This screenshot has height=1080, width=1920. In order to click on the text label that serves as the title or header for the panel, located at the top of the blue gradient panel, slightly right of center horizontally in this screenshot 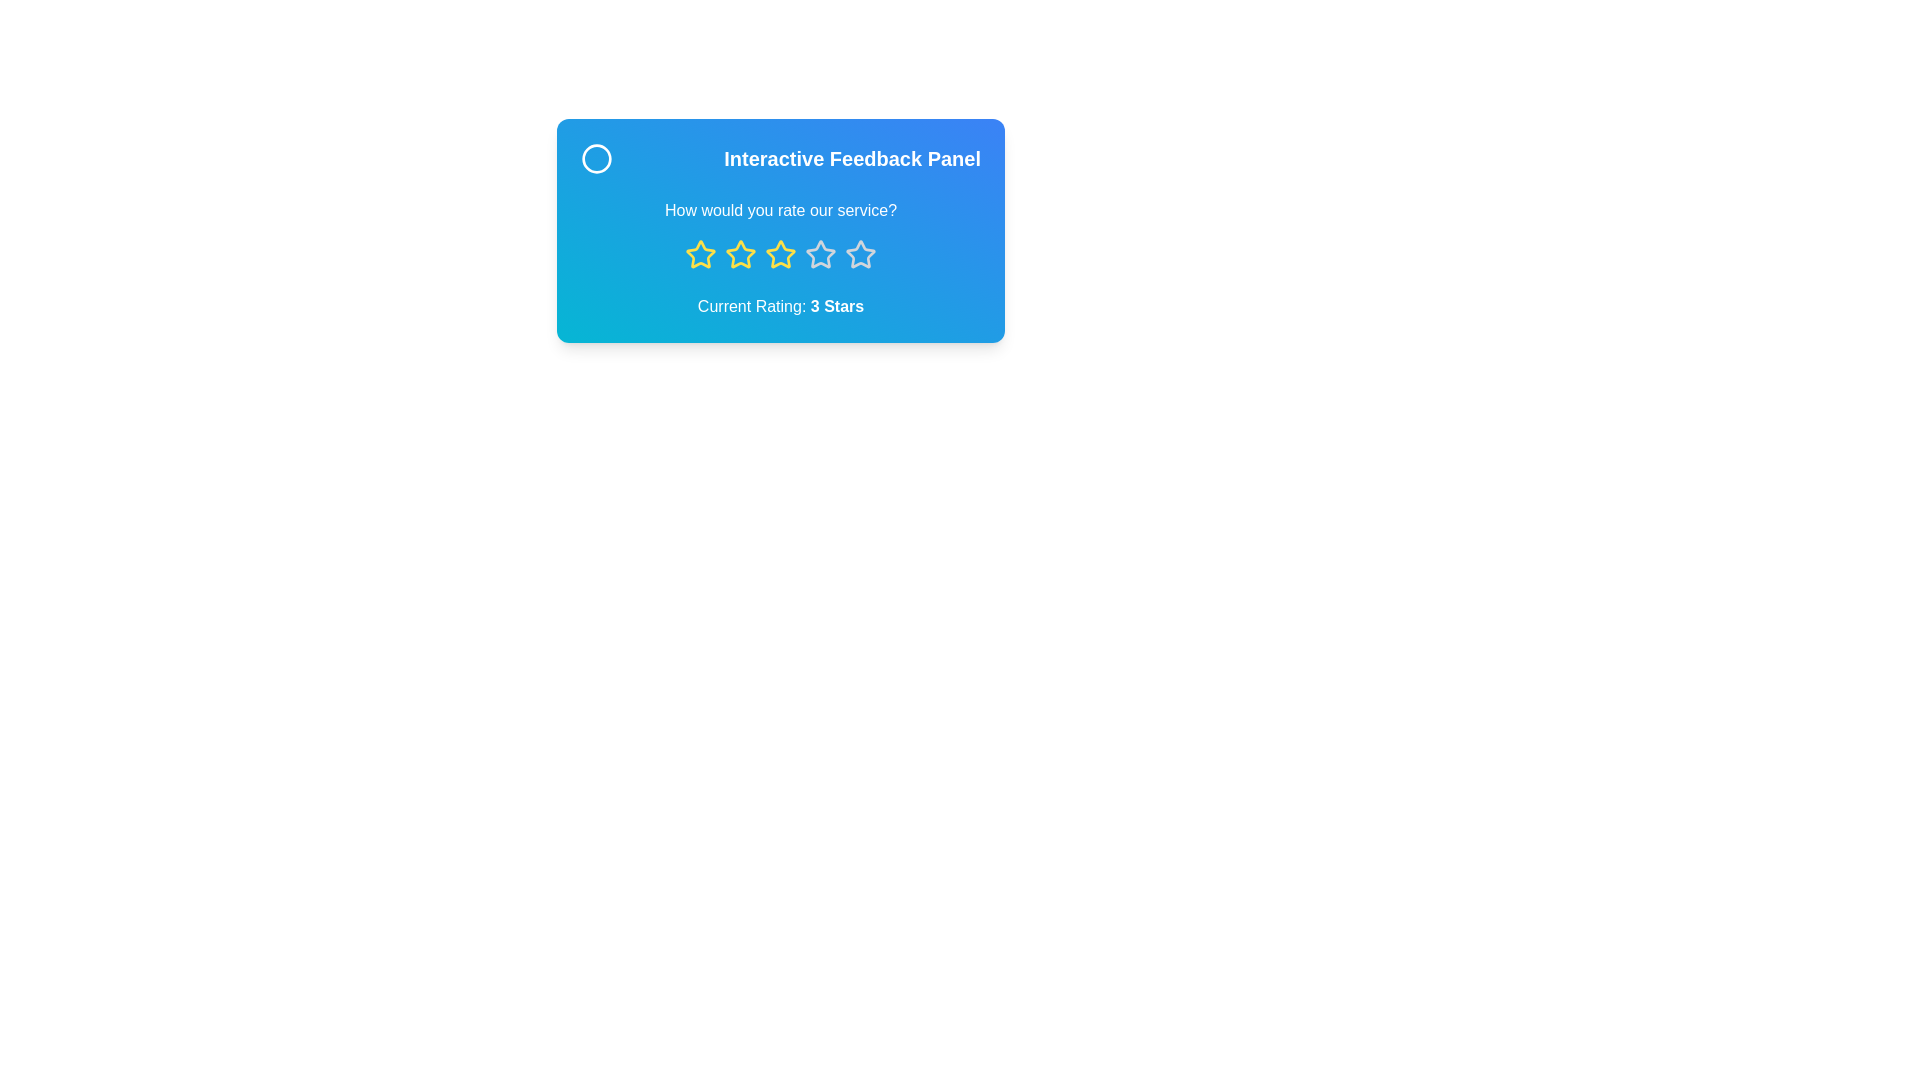, I will do `click(780, 157)`.